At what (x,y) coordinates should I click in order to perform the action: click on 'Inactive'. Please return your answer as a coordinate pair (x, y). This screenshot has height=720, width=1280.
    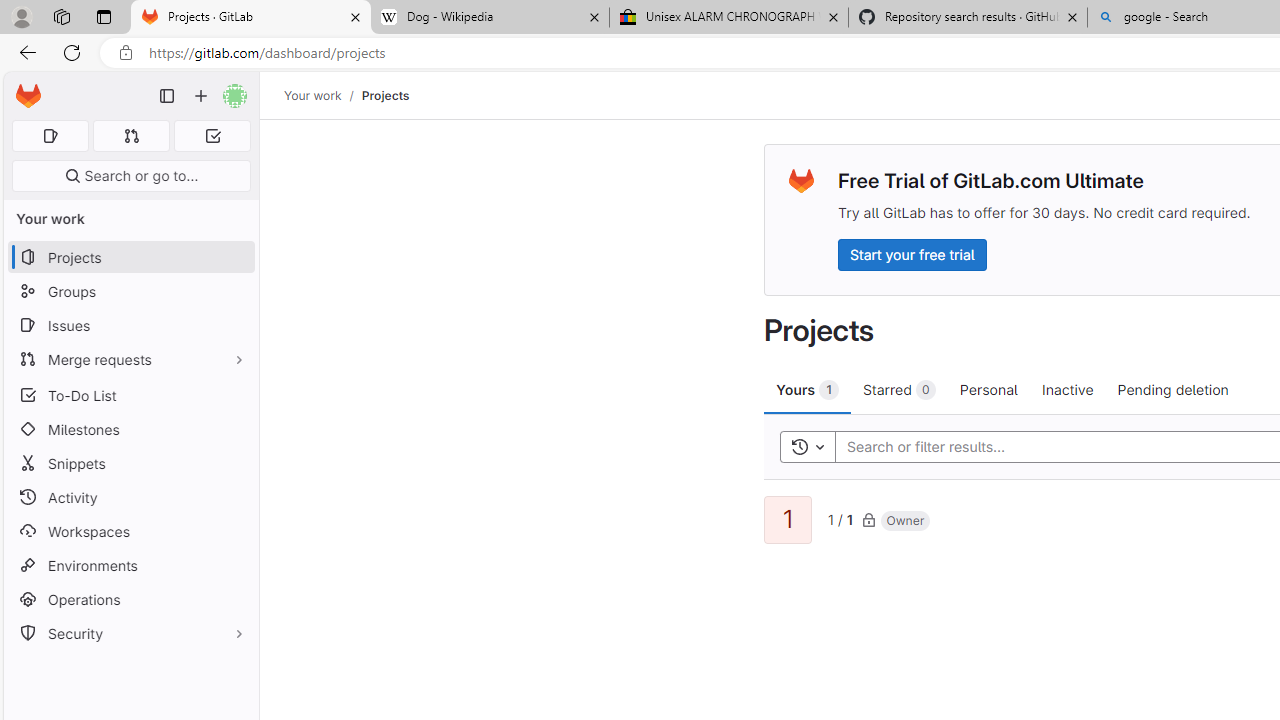
    Looking at the image, I should click on (1066, 389).